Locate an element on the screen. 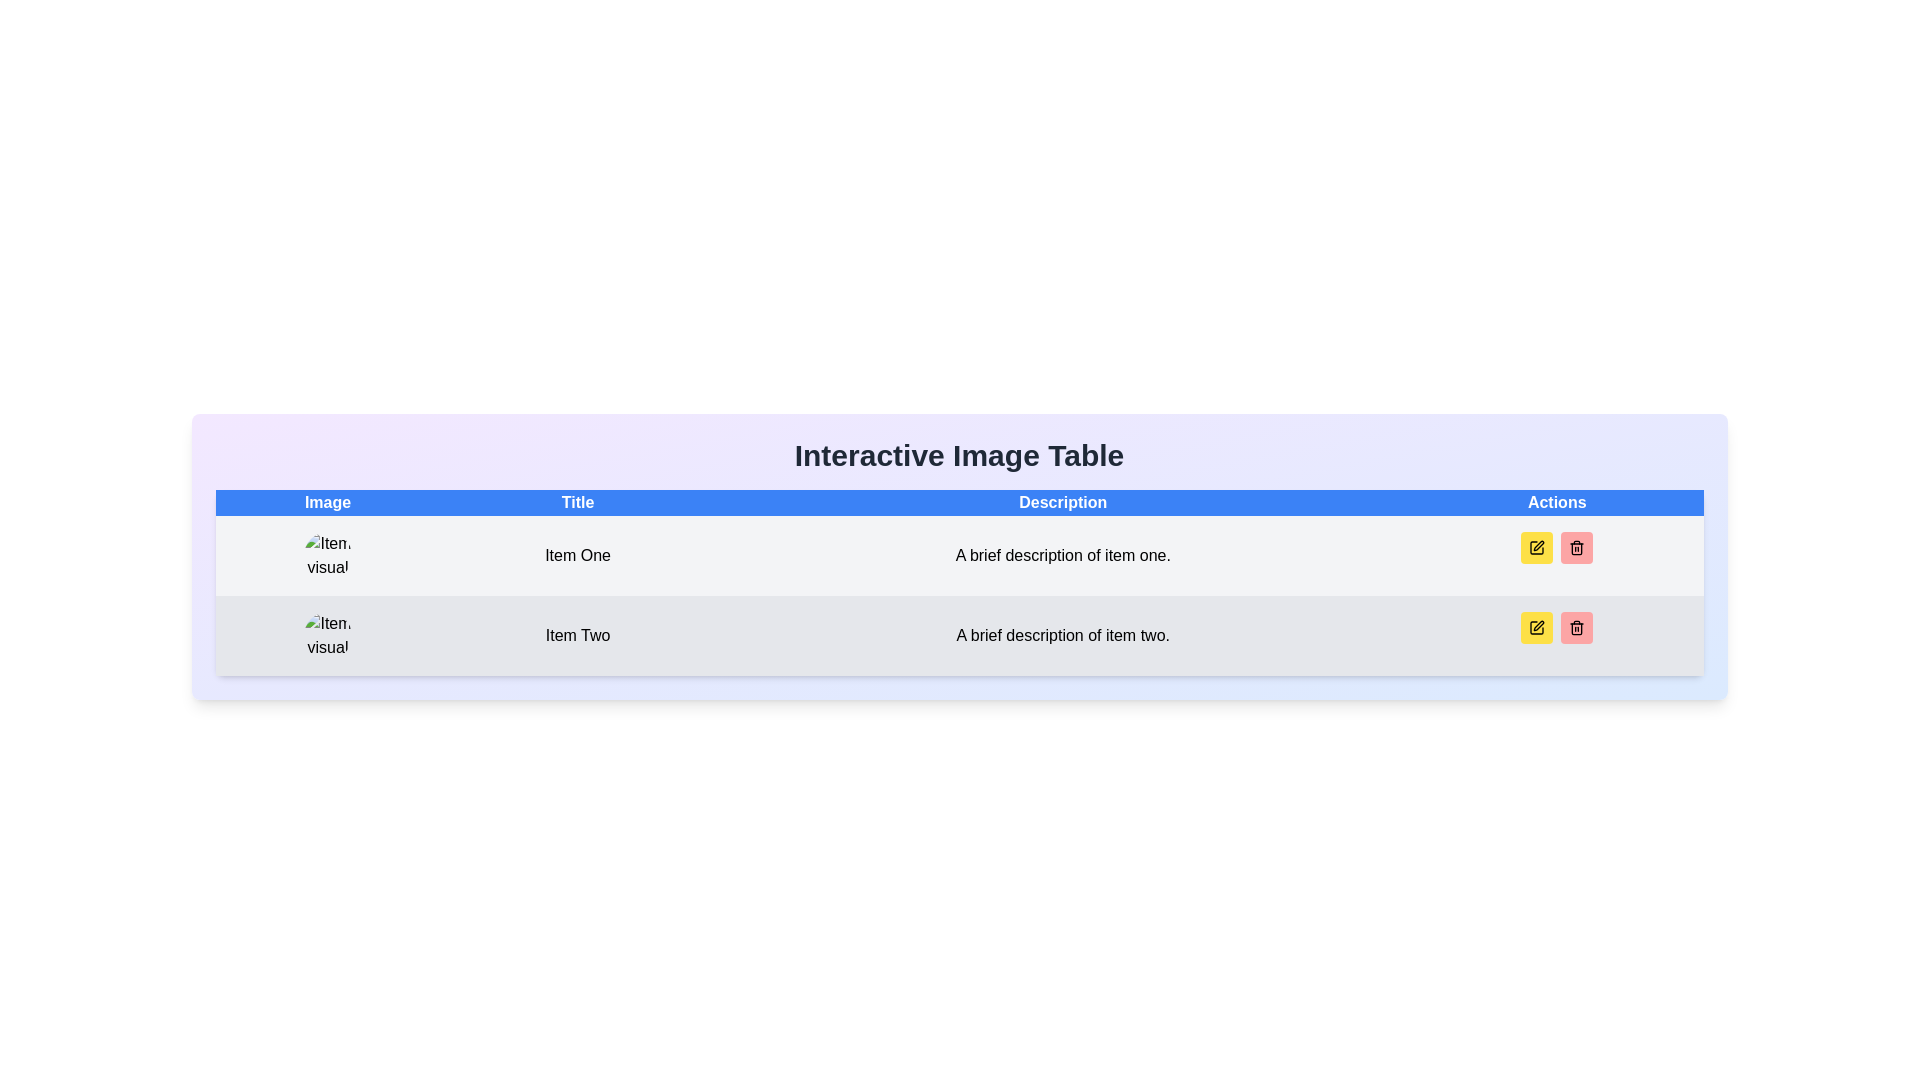 The image size is (1920, 1080). the 'Title' text label, which is a column header in the table, centered on a blue background with white font is located at coordinates (577, 501).